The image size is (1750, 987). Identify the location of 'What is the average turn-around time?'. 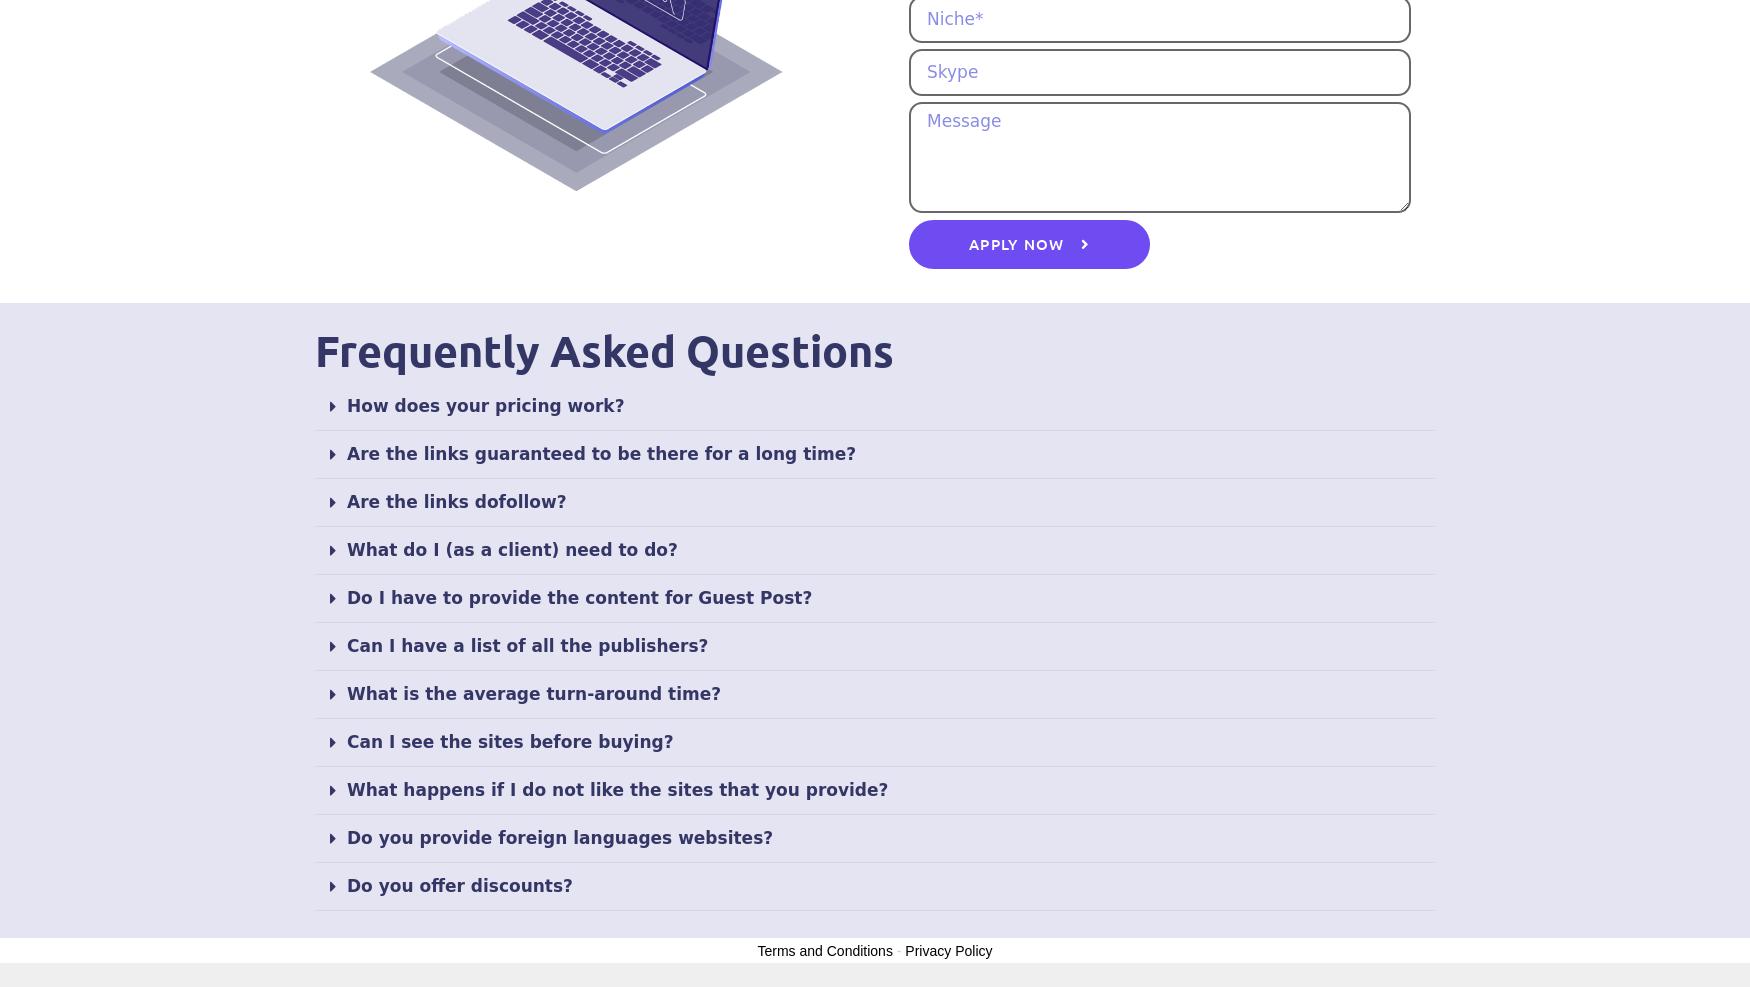
(532, 692).